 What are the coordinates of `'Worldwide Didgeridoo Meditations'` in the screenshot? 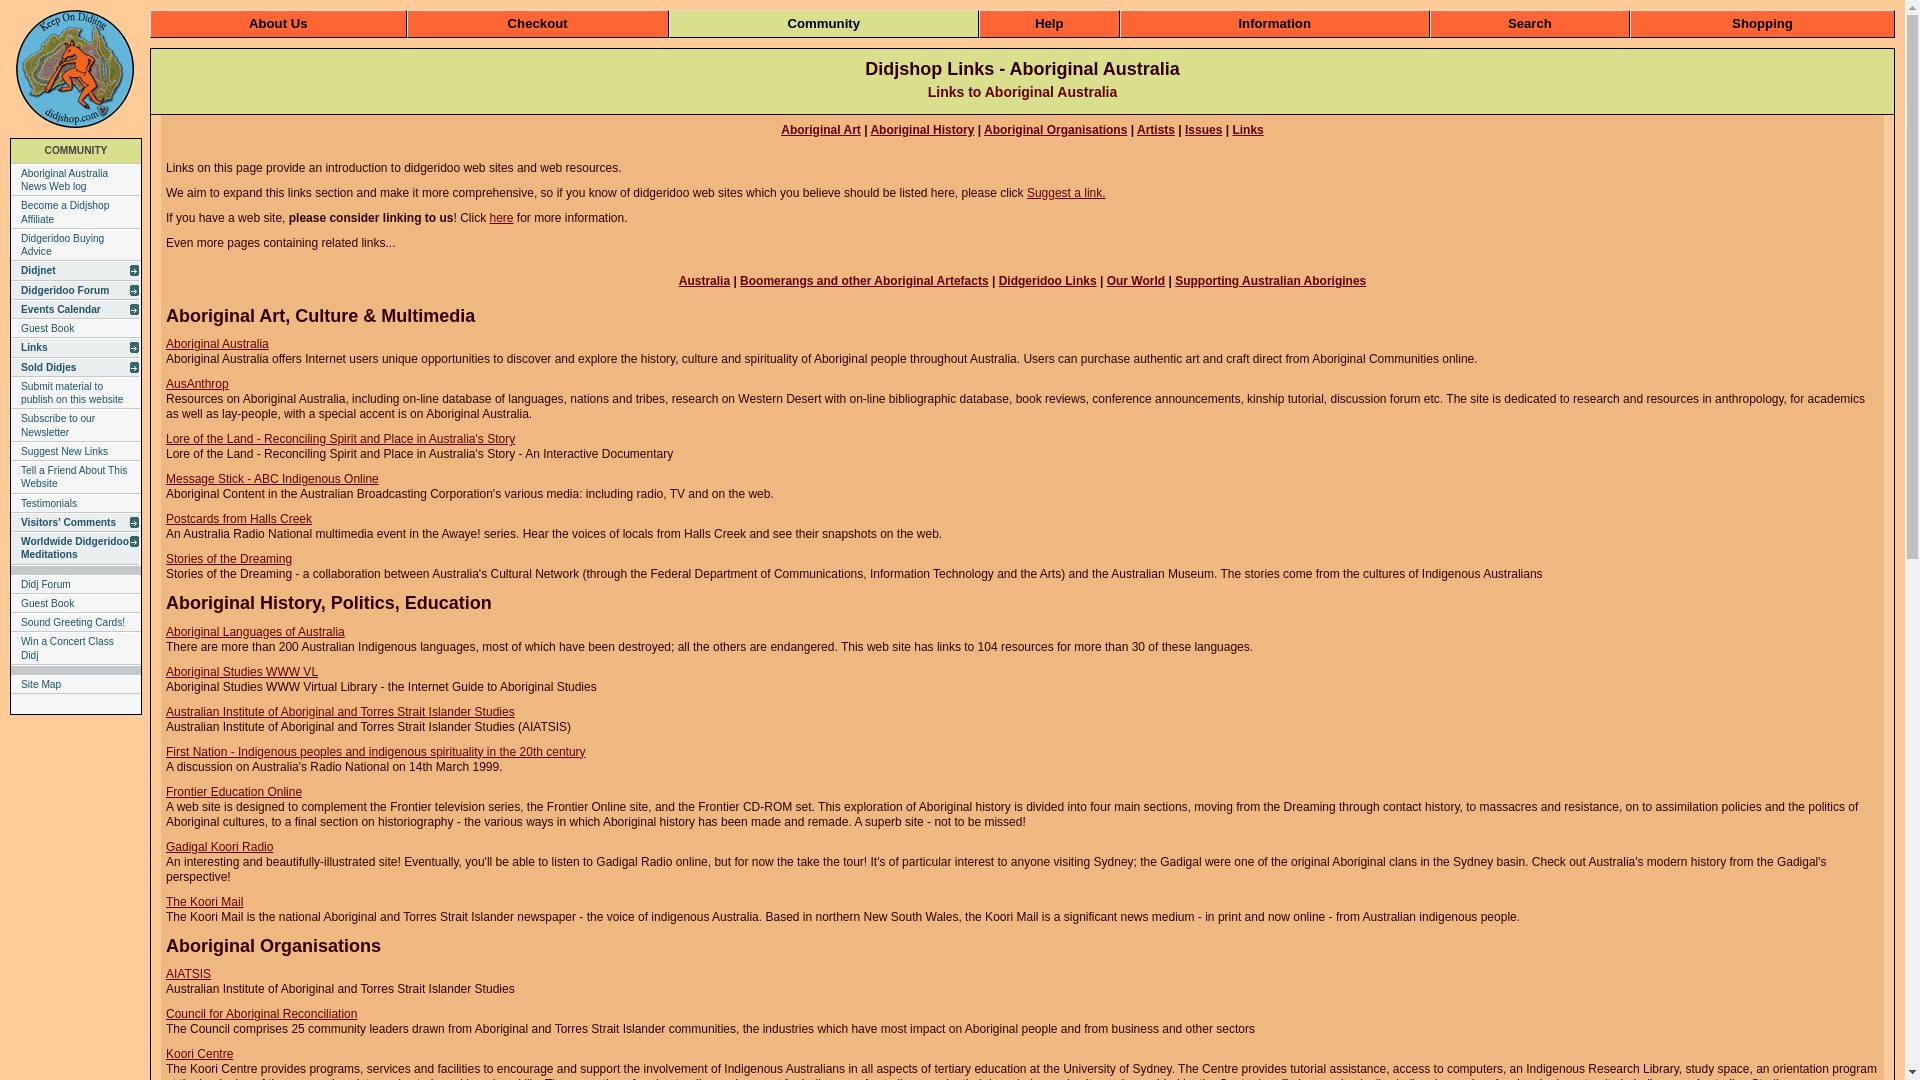 It's located at (75, 548).